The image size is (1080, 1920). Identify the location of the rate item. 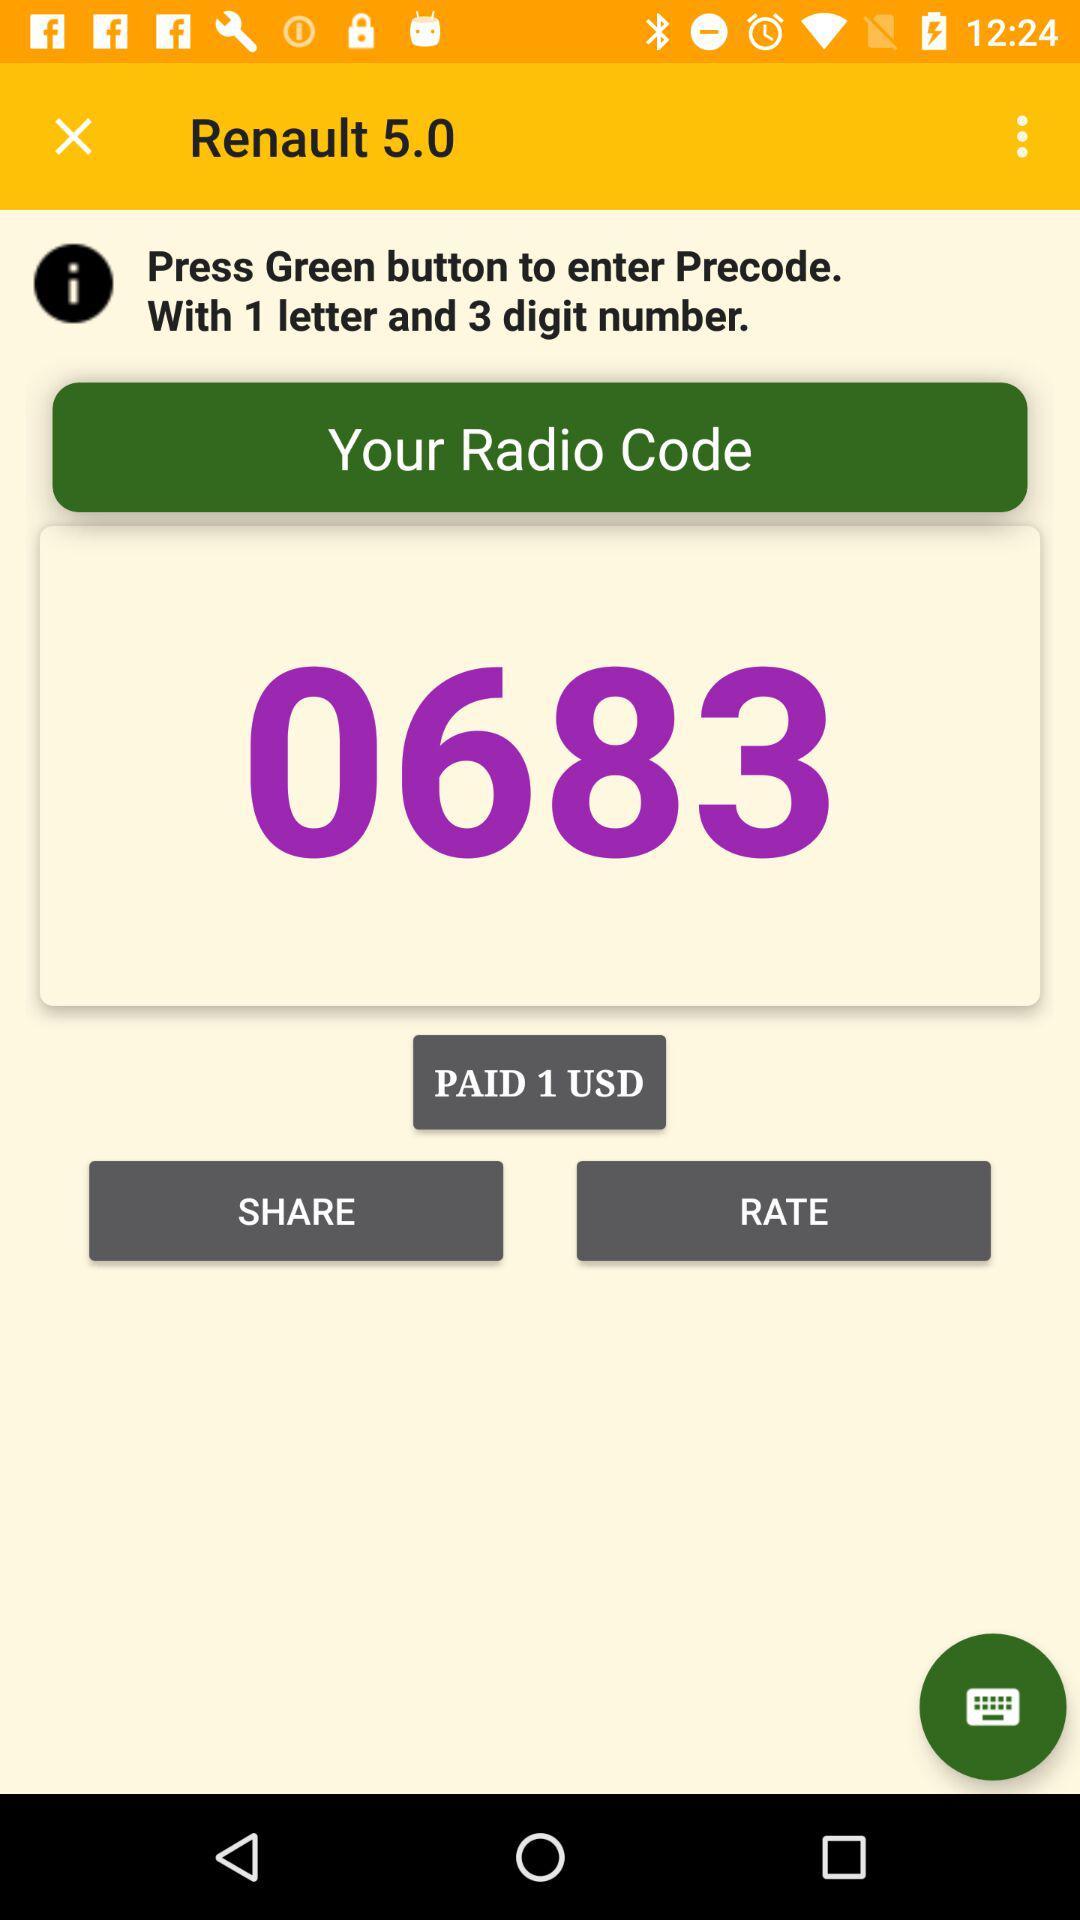
(782, 1209).